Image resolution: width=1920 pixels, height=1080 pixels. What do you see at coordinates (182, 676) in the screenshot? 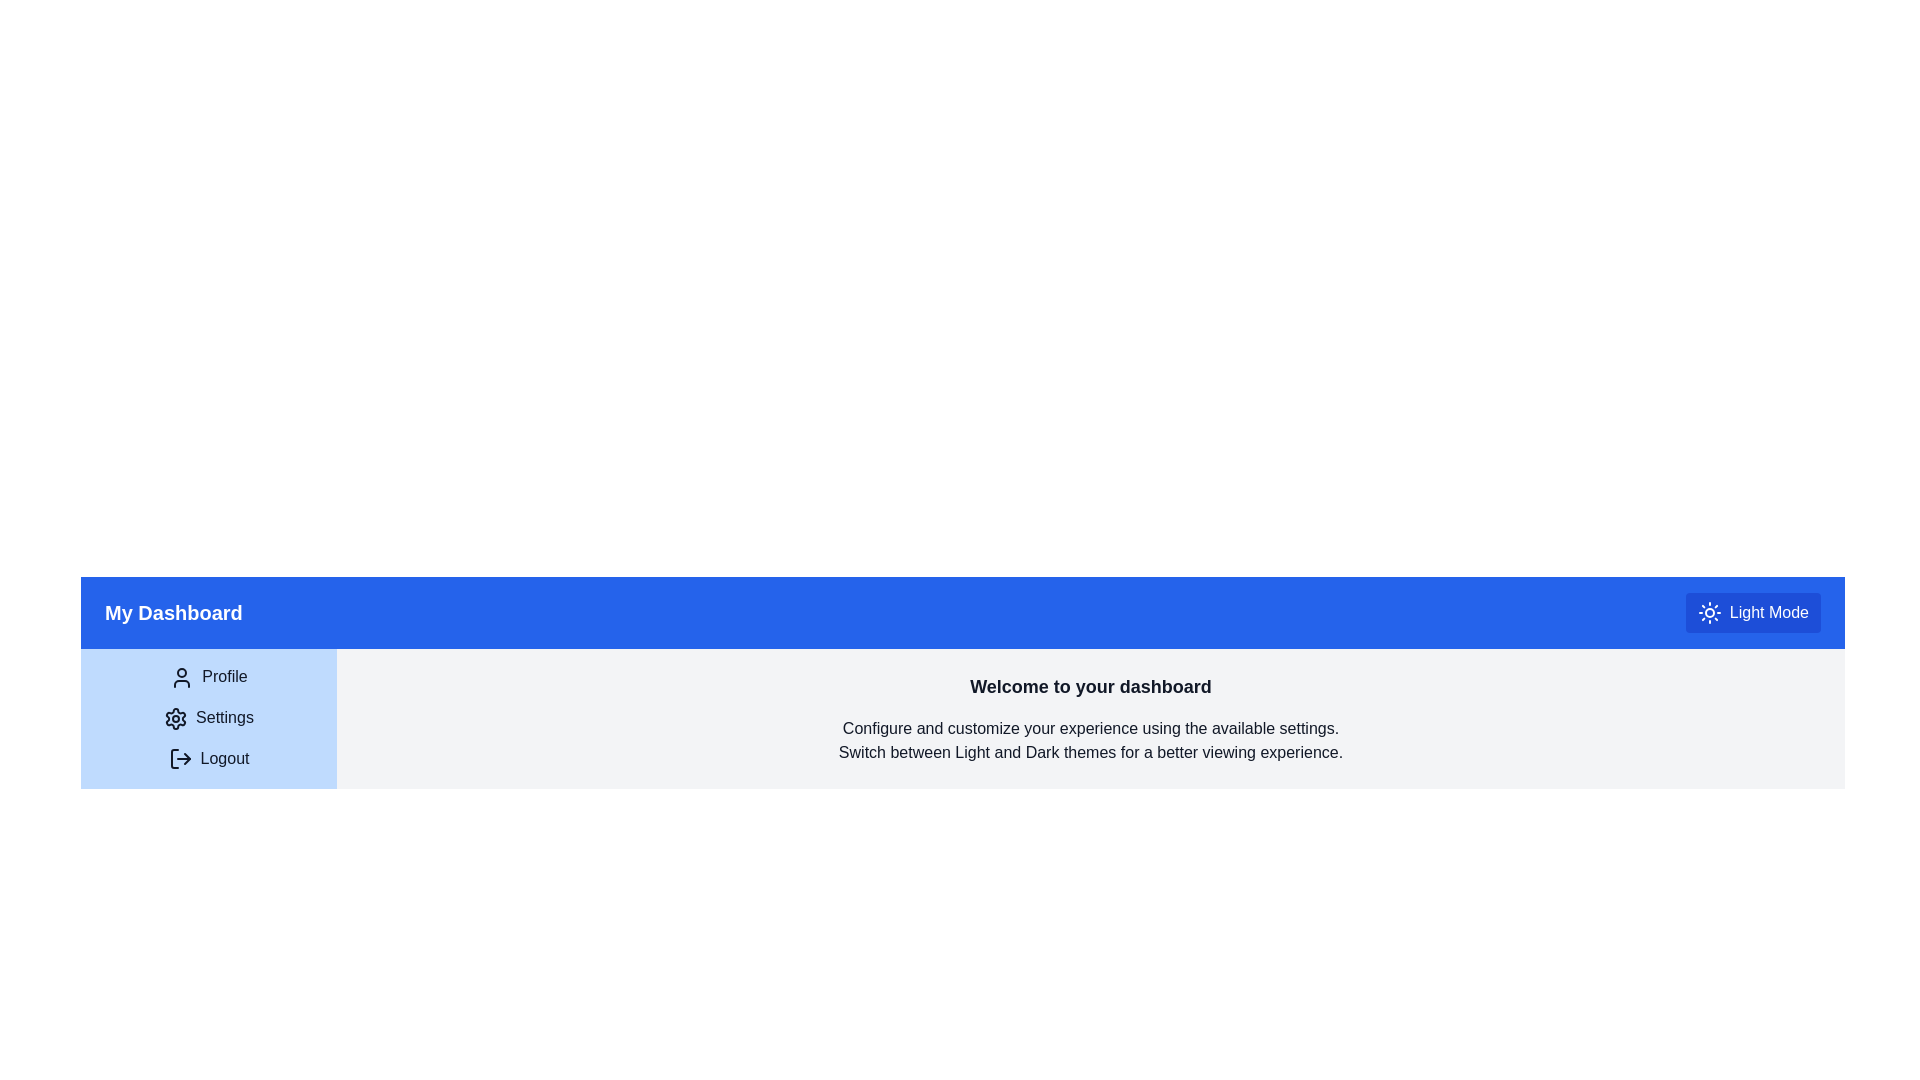
I see `the user/avatar icon located in the top-left corner of the vertical list menu in the sidebar` at bounding box center [182, 676].